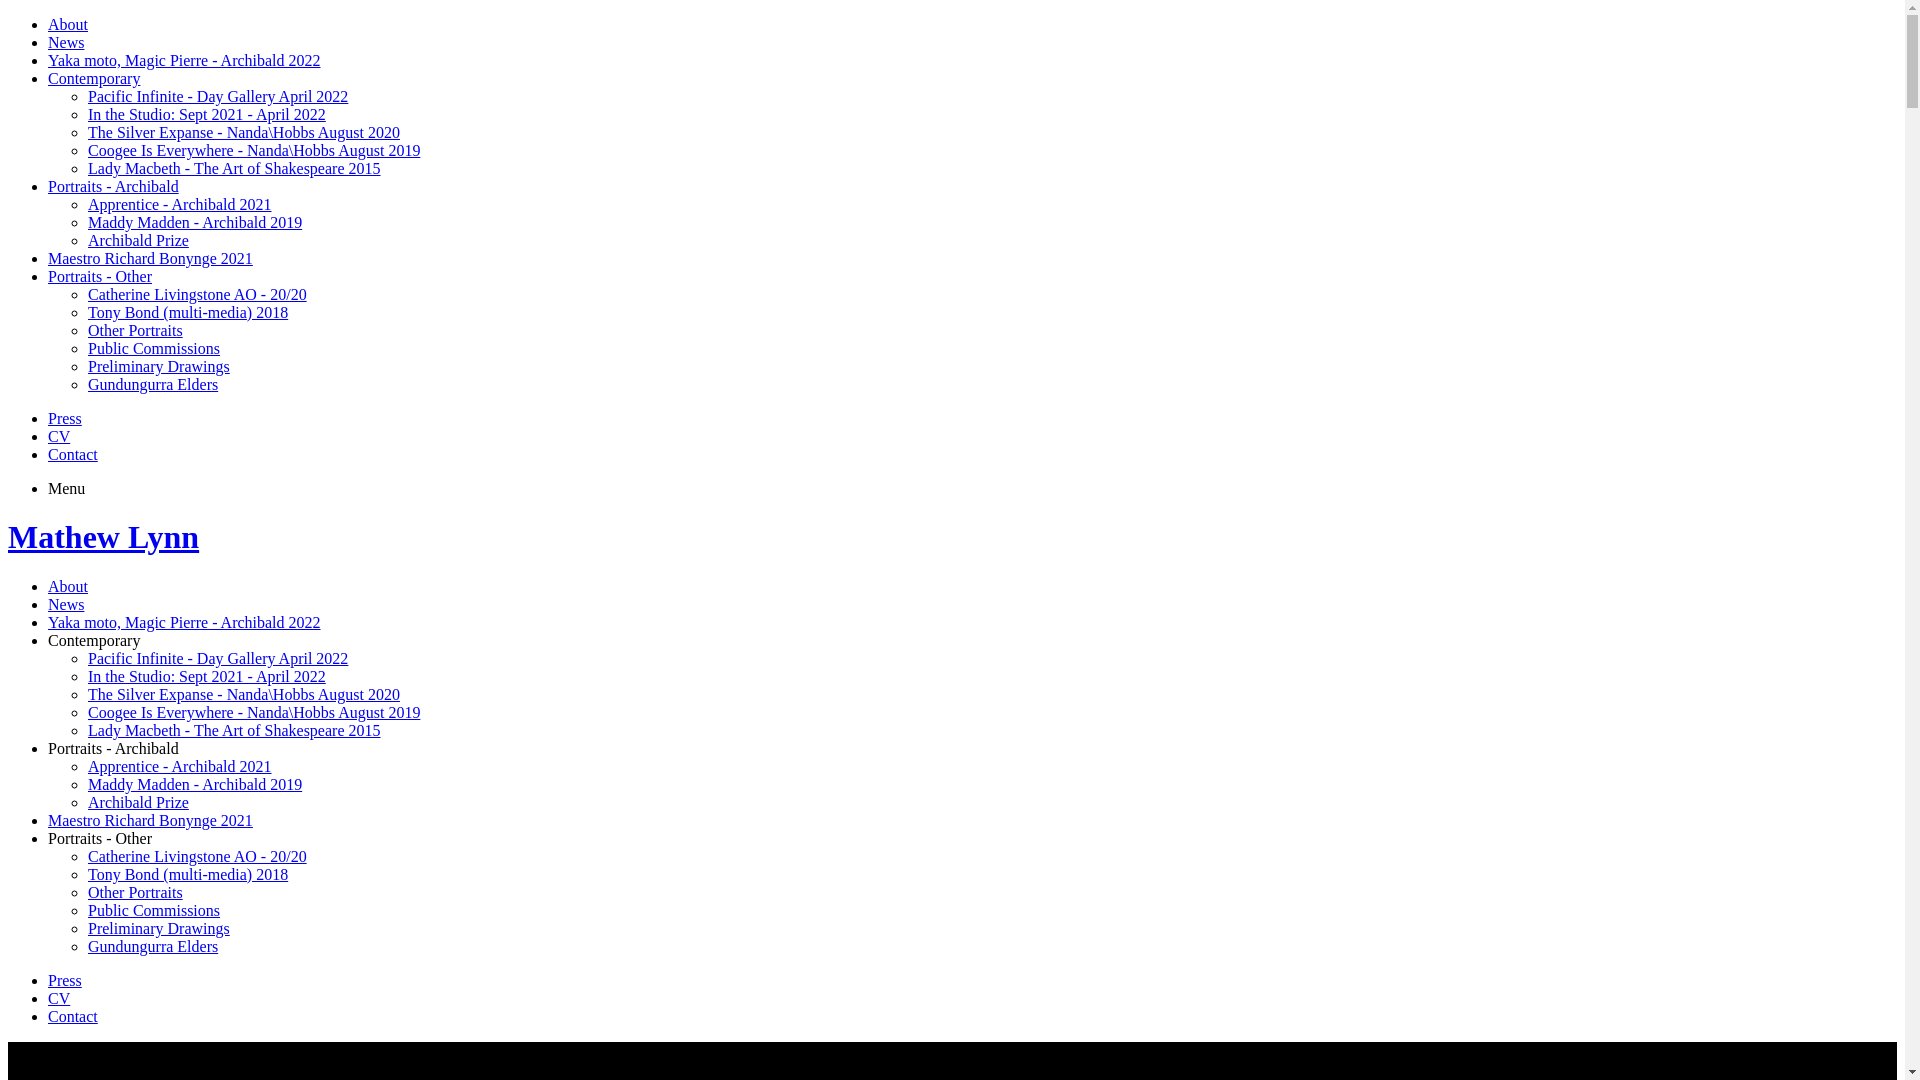 This screenshot has height=1080, width=1920. Describe the element at coordinates (152, 910) in the screenshot. I see `'Public Commissions'` at that location.